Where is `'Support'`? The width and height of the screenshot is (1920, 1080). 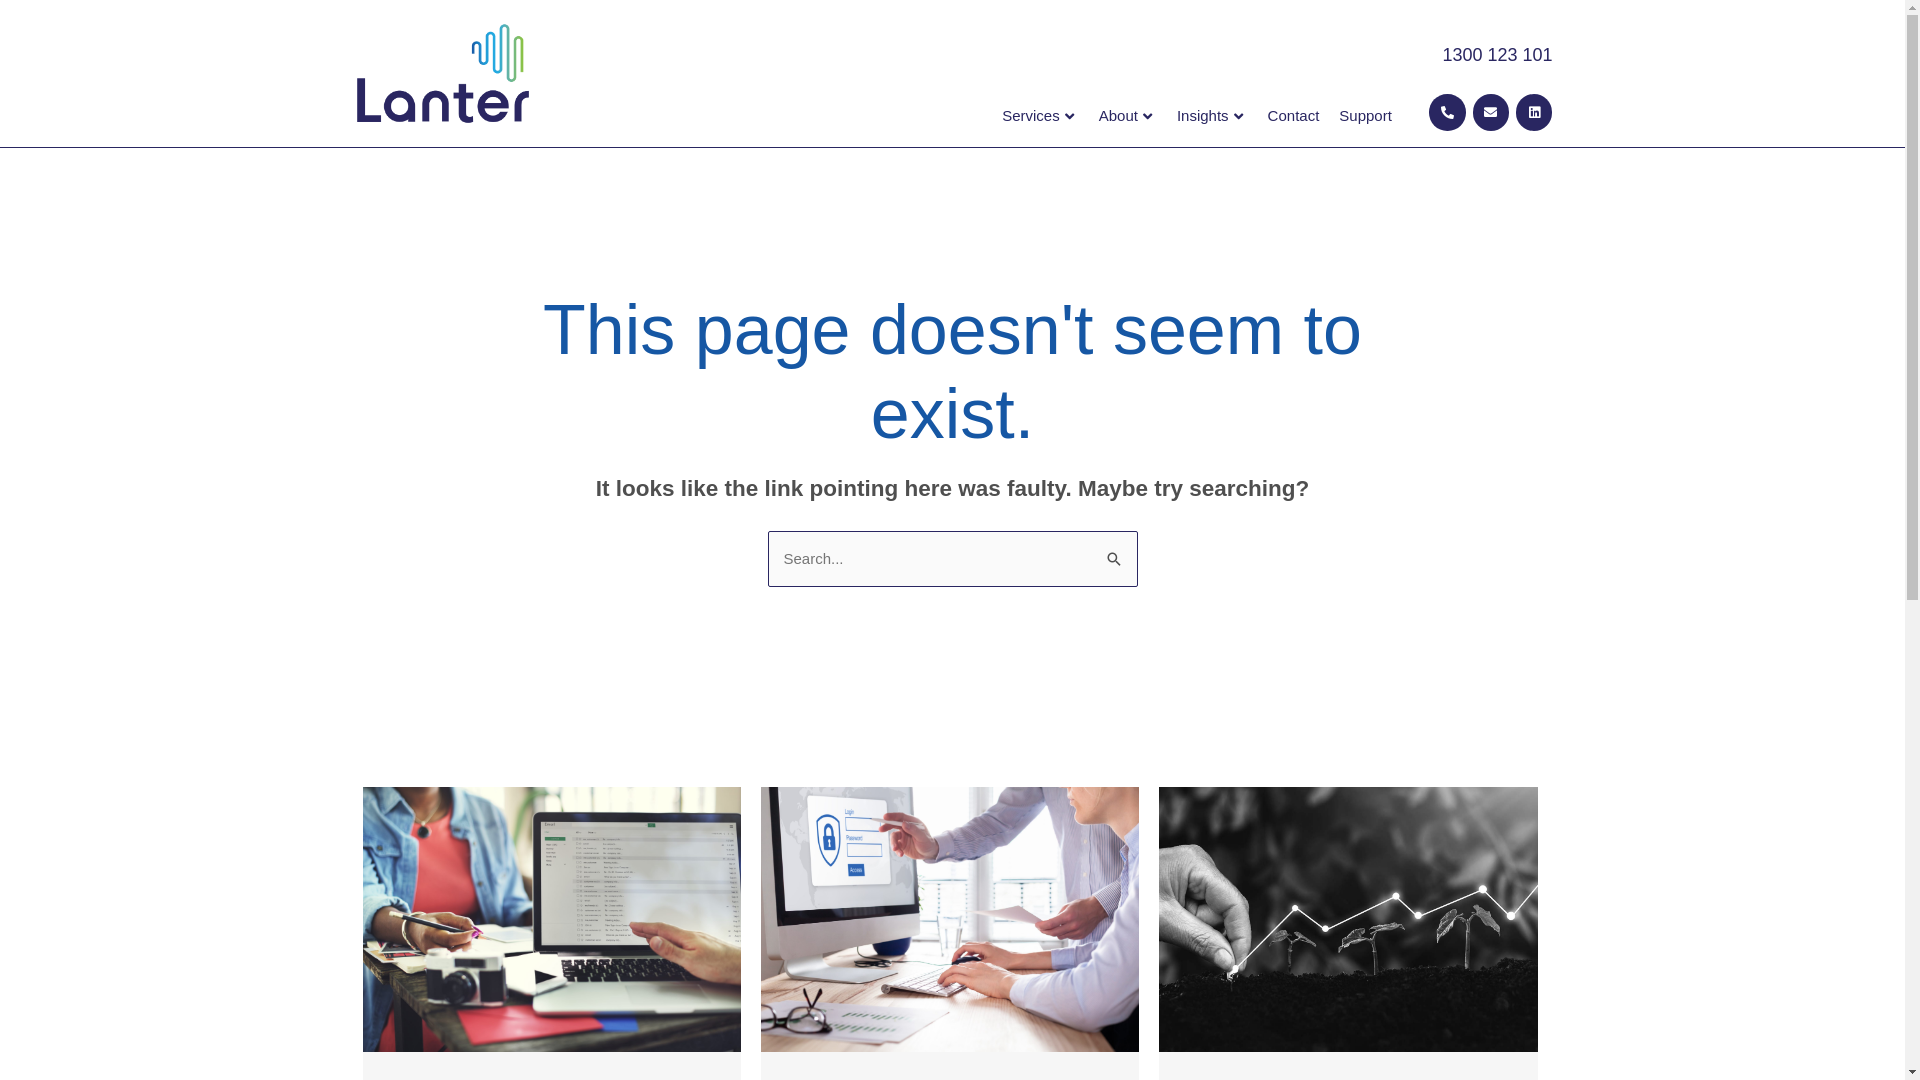 'Support' is located at coordinates (1329, 115).